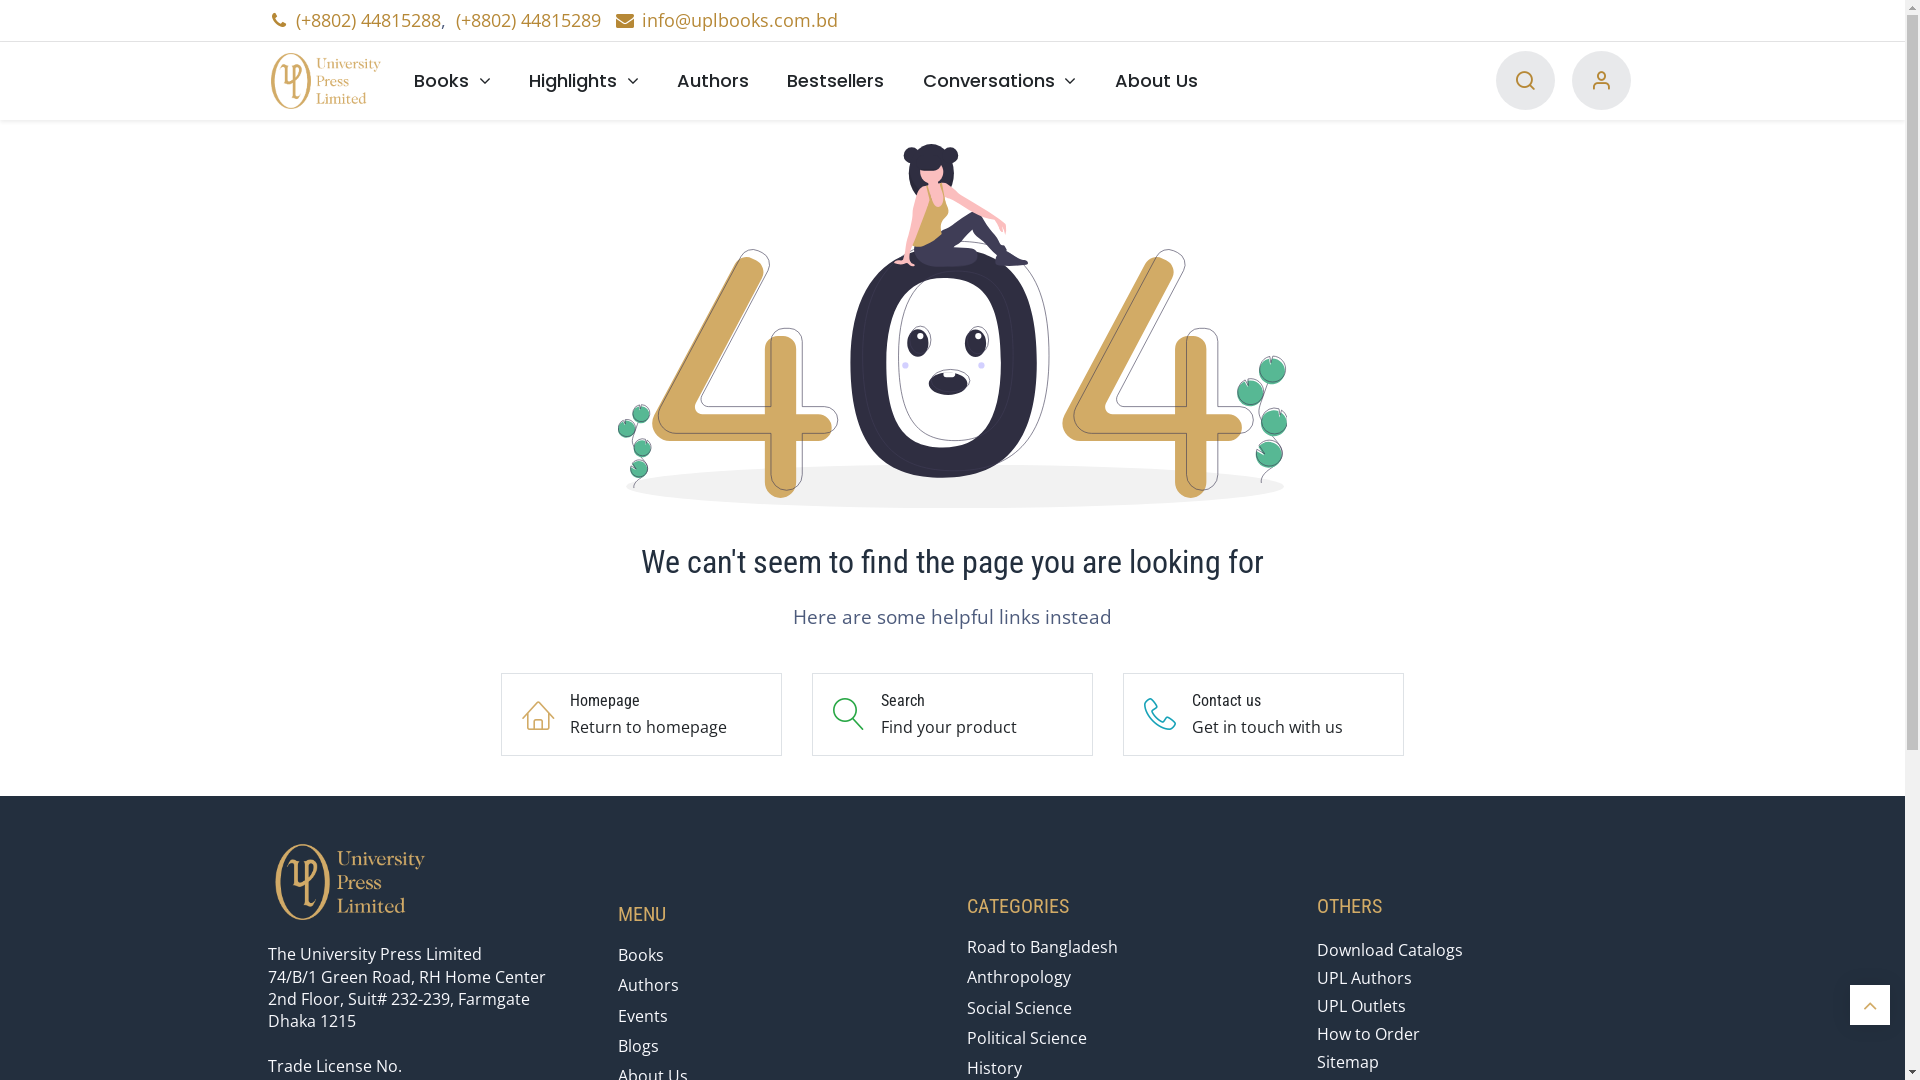 This screenshot has width=1920, height=1080. I want to click on 'Contact us, so click(1262, 713).